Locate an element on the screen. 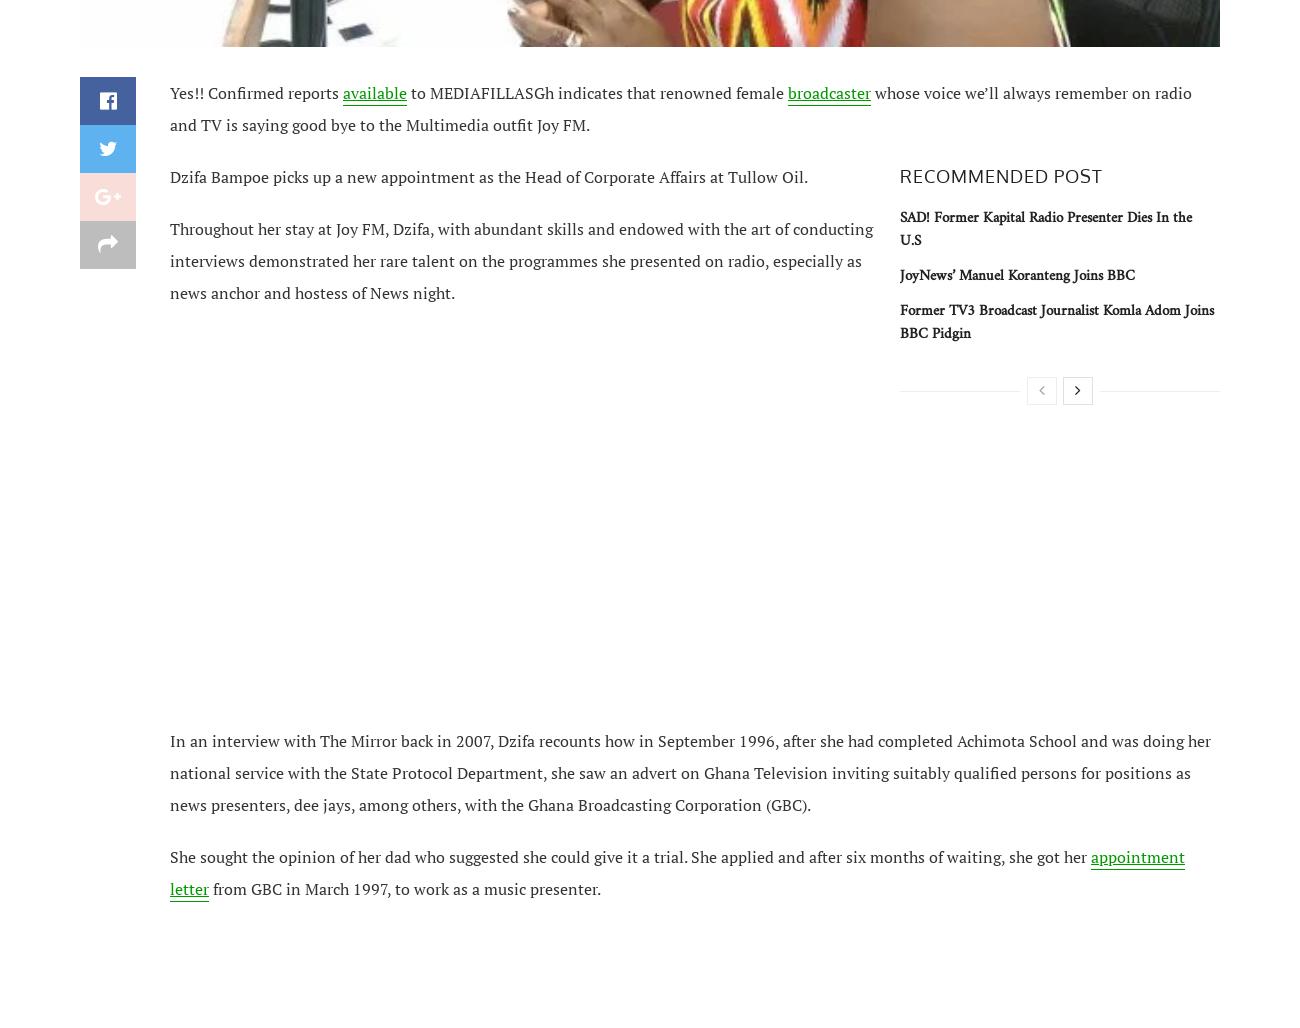  'from GBC in March 1997, to work as a music presenter.' is located at coordinates (404, 886).